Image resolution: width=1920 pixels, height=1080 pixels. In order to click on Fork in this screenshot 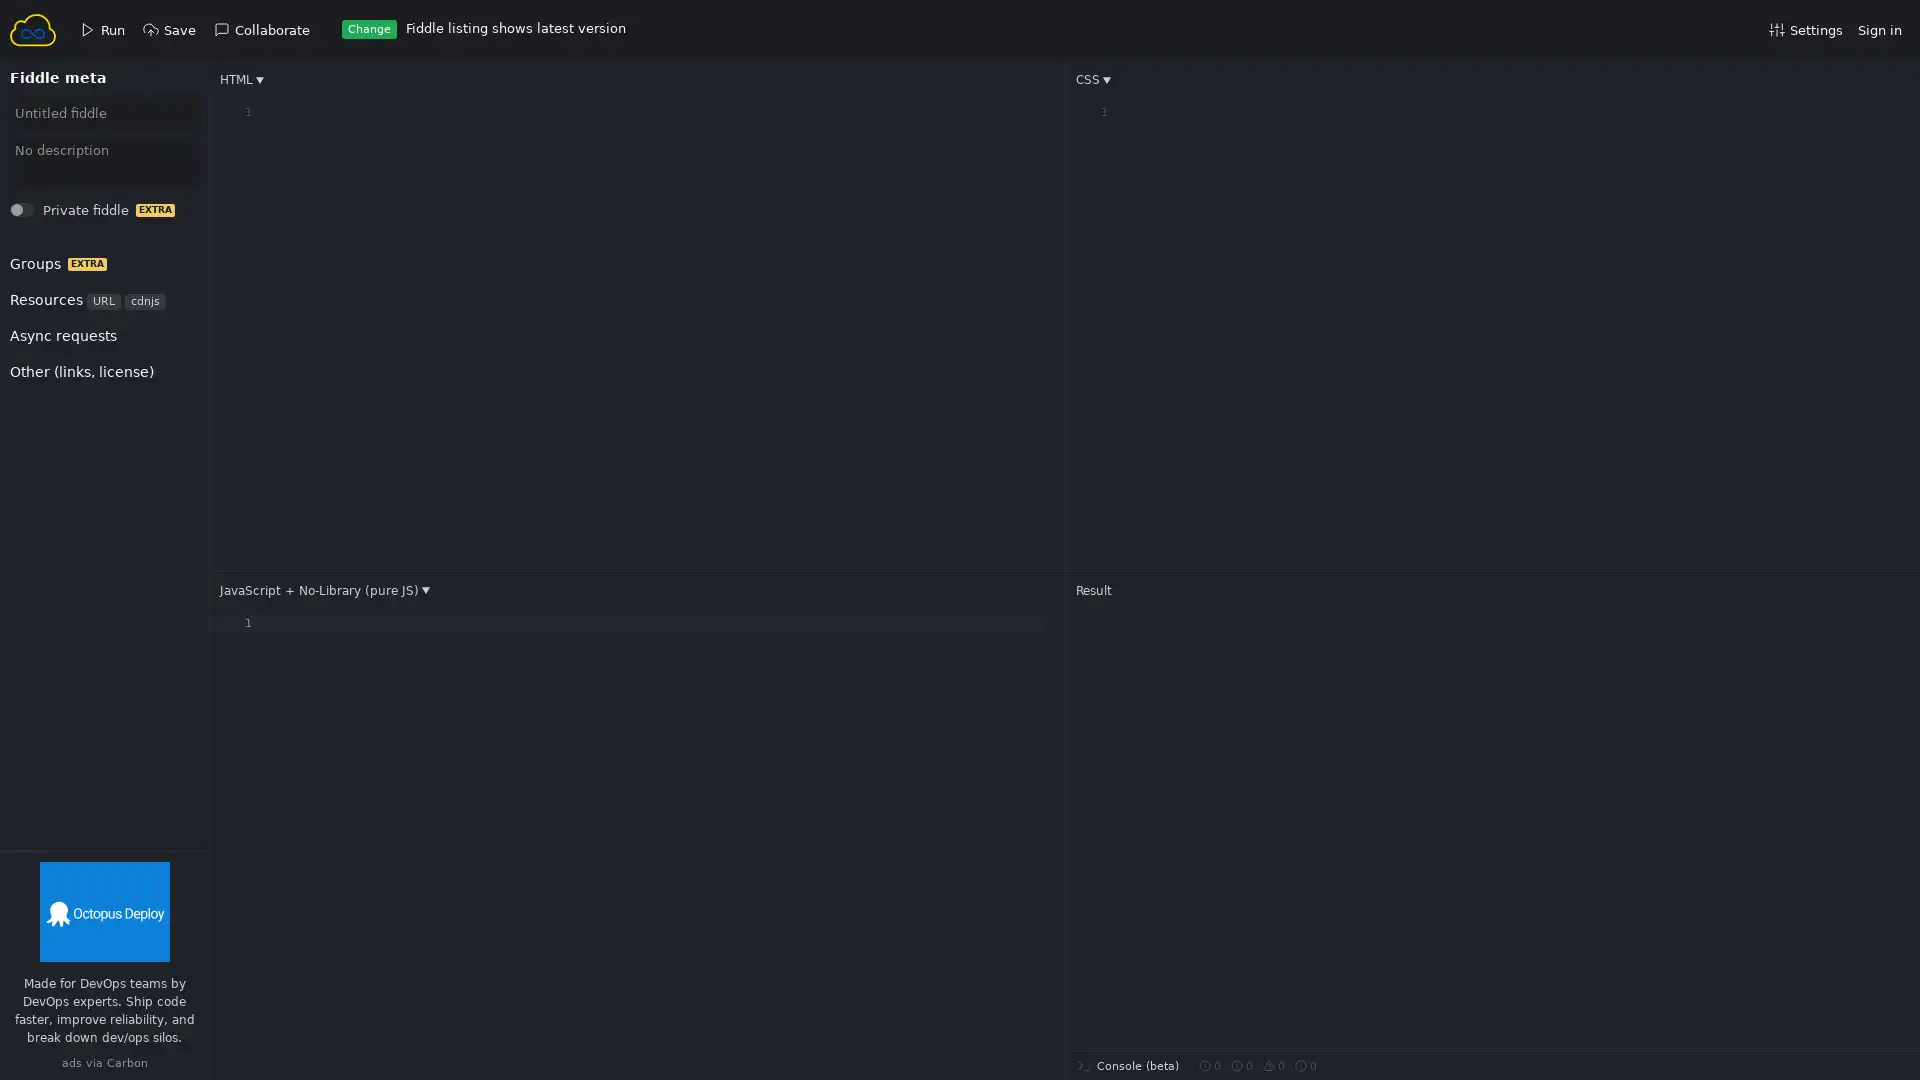, I will do `click(41, 215)`.